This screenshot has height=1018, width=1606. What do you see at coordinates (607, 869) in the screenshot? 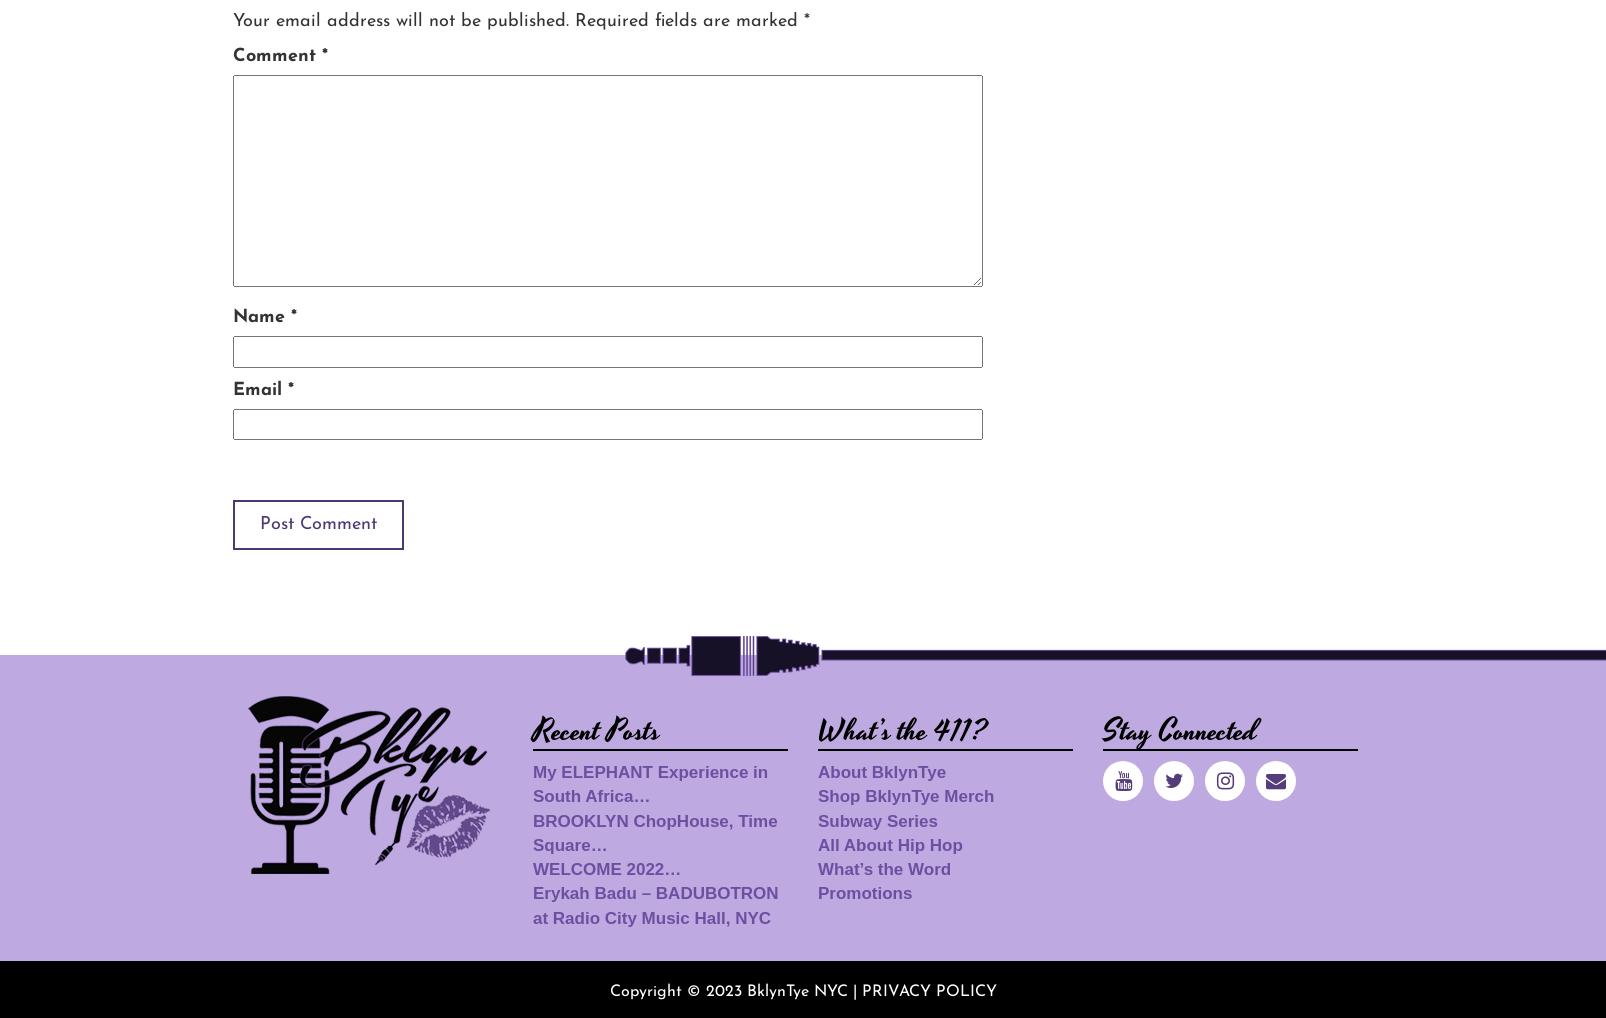
I see `'WELCOME 2022…'` at bounding box center [607, 869].